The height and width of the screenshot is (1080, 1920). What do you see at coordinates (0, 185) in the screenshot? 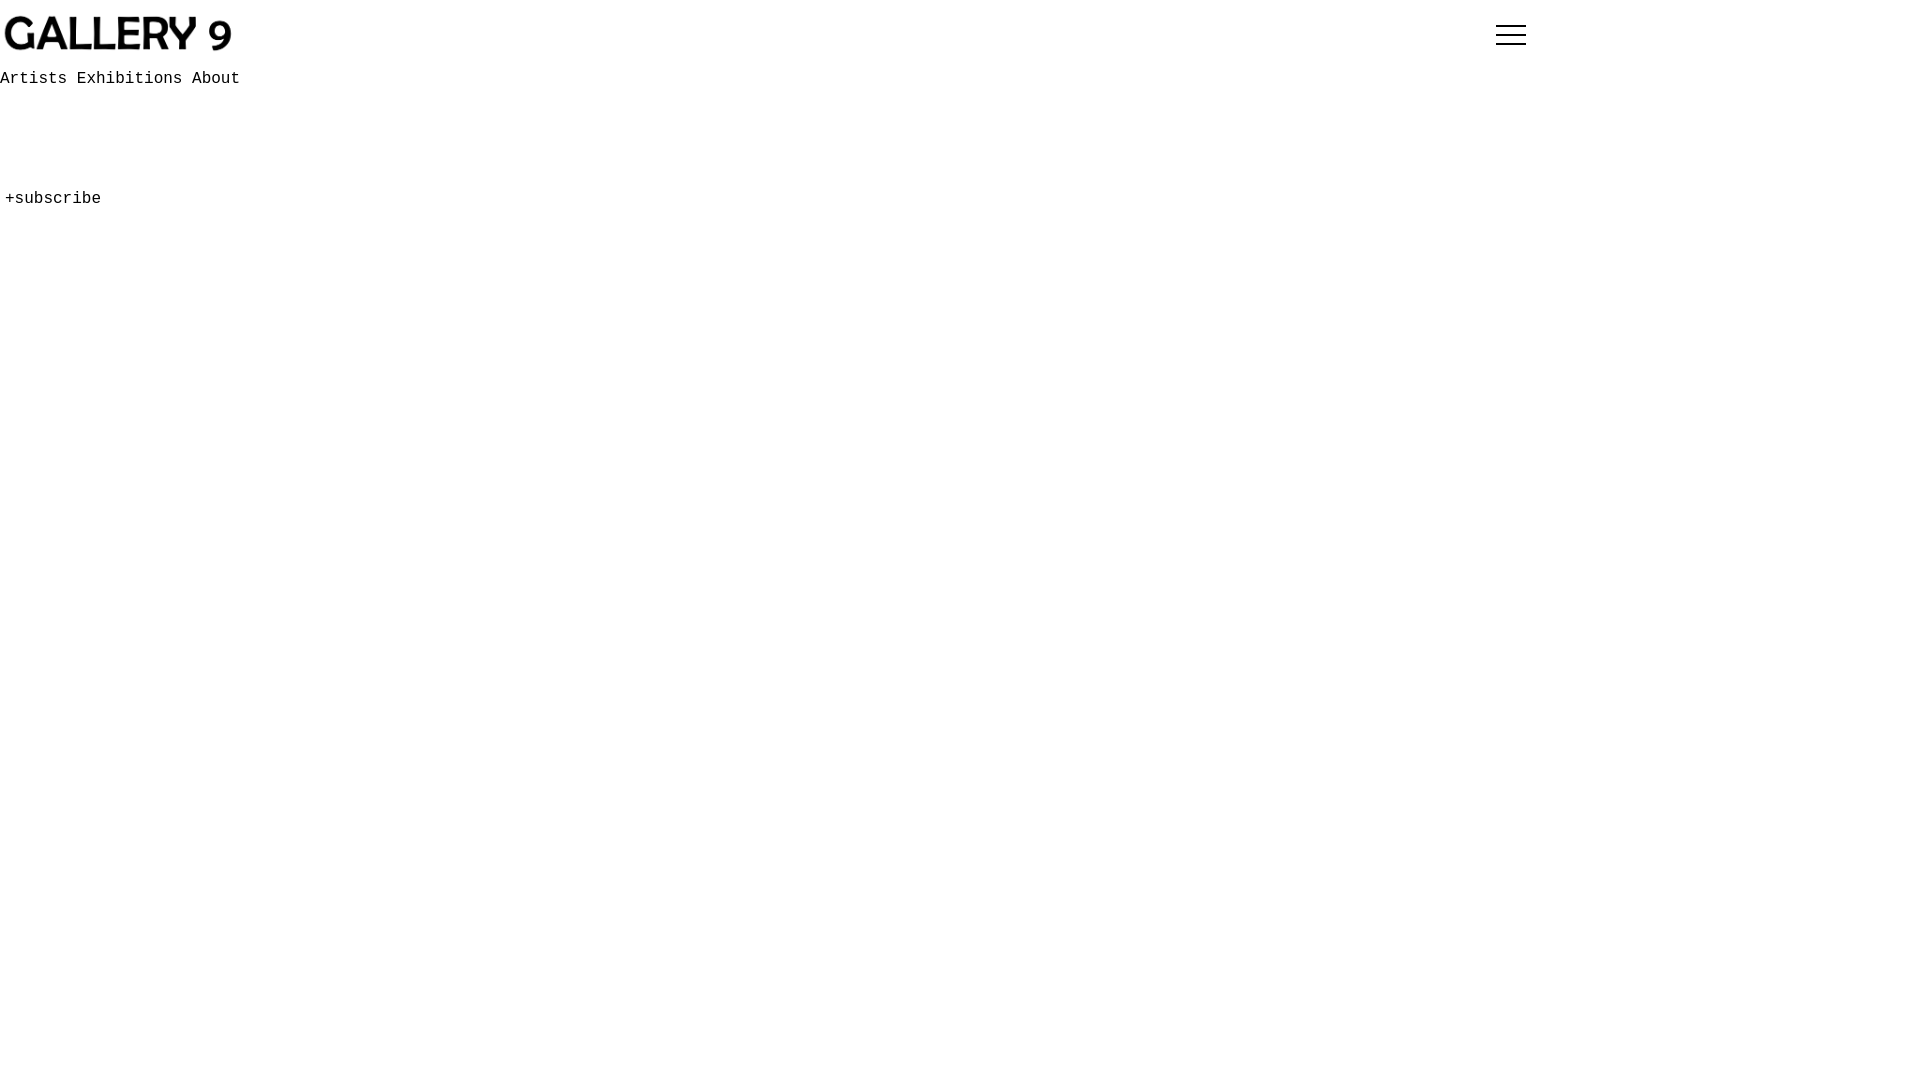
I see `'Artists'` at bounding box center [0, 185].